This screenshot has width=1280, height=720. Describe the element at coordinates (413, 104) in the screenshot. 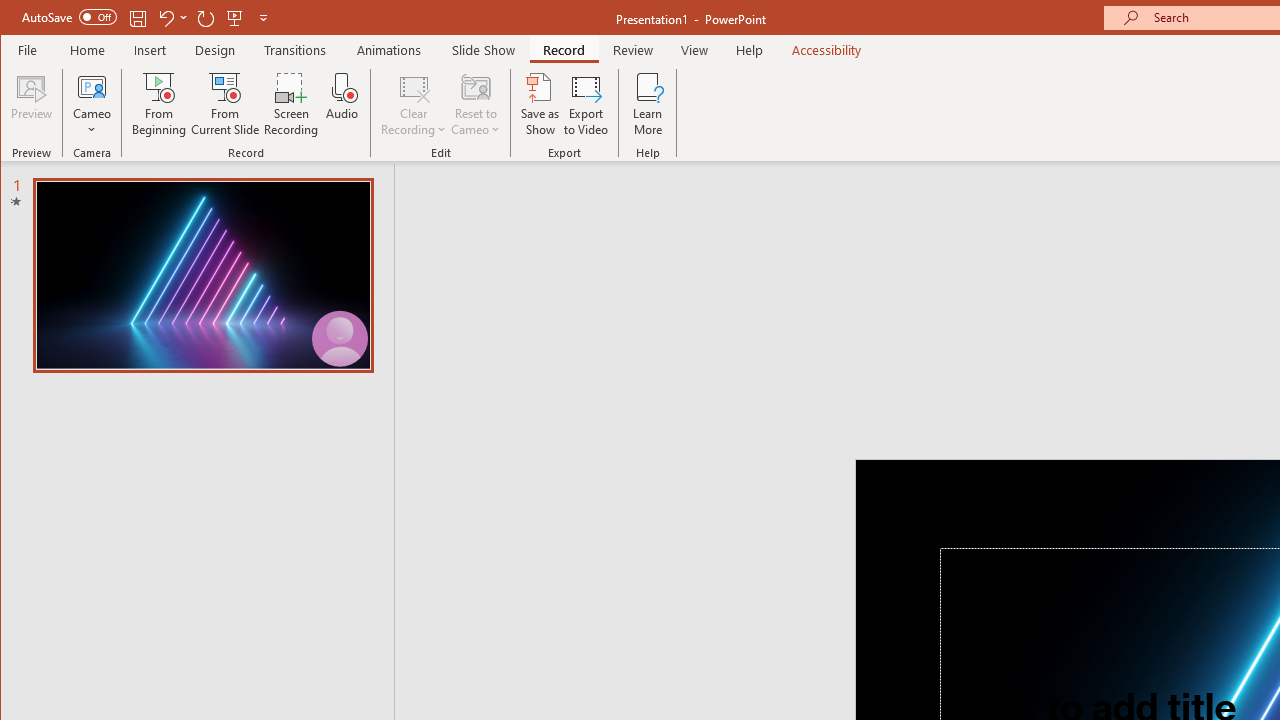

I see `'Clear Recording'` at that location.